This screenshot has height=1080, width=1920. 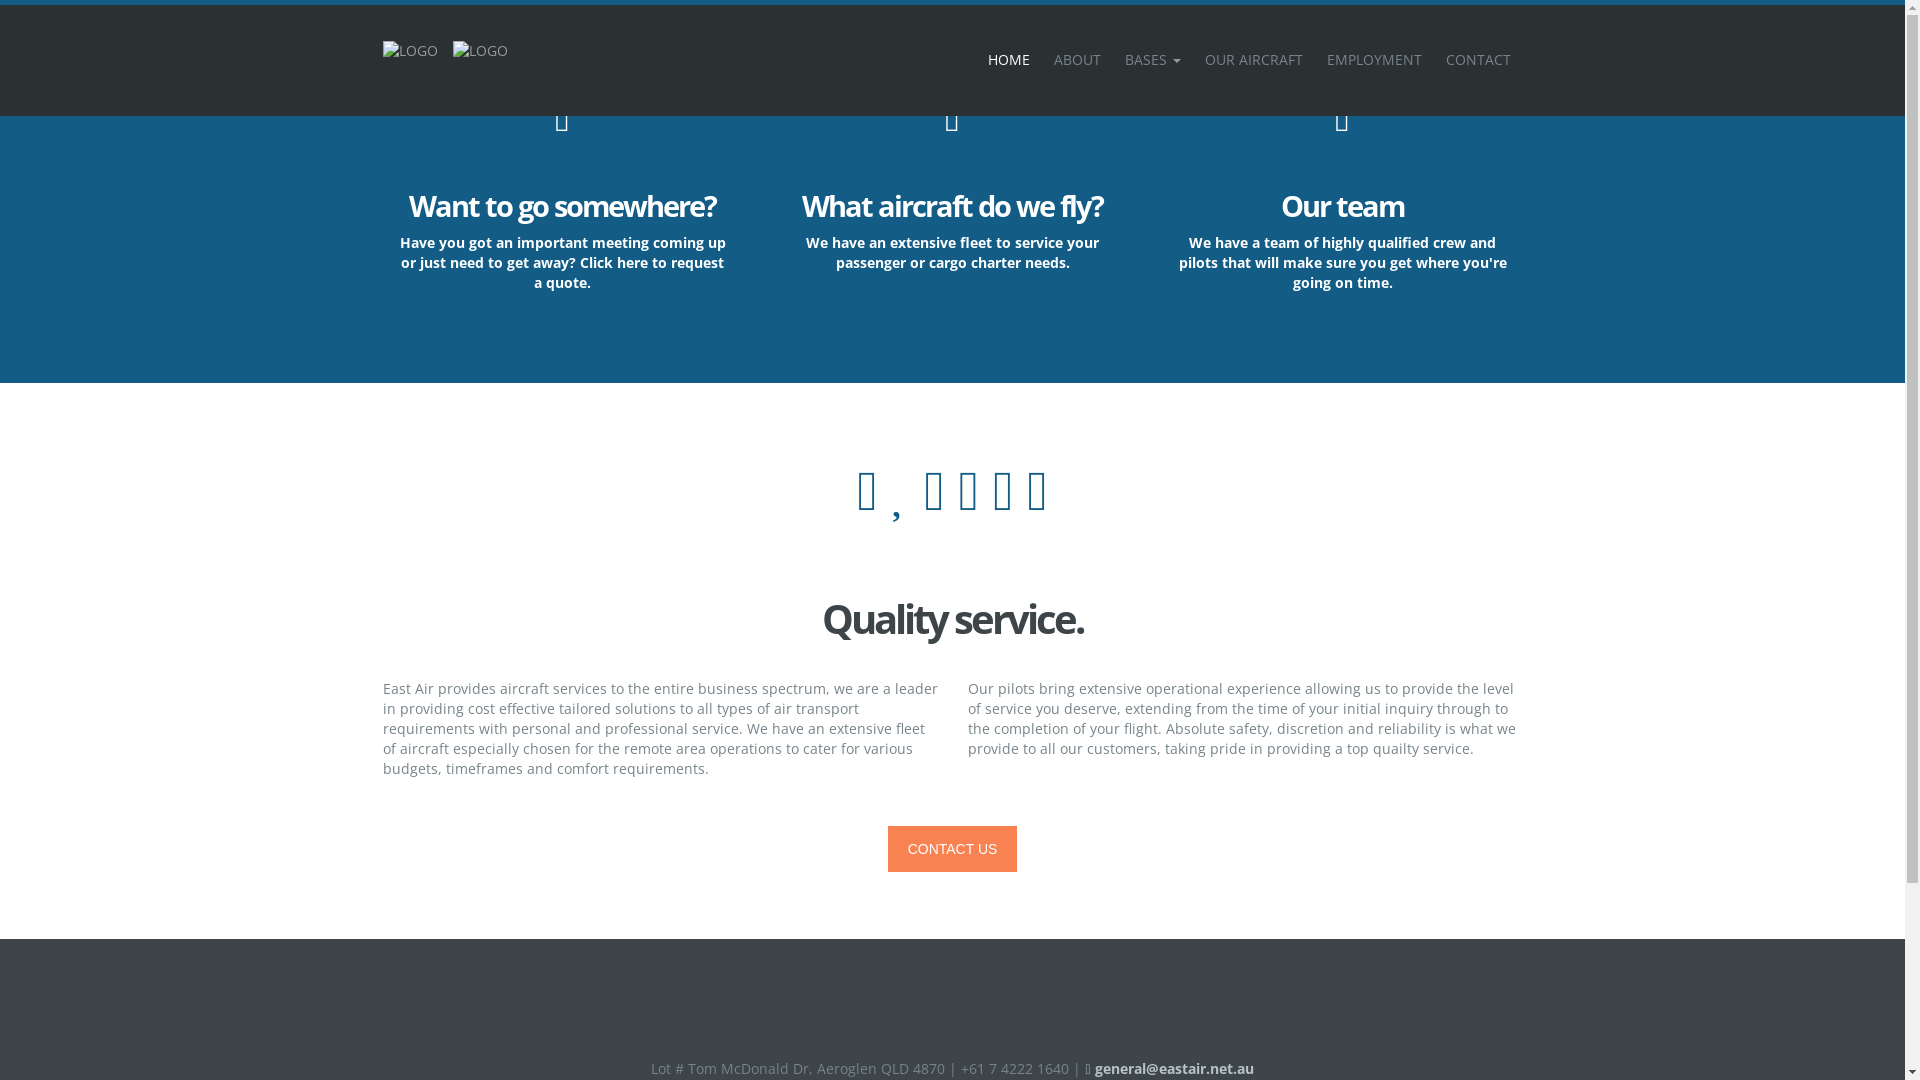 What do you see at coordinates (1076, 59) in the screenshot?
I see `'ABOUT'` at bounding box center [1076, 59].